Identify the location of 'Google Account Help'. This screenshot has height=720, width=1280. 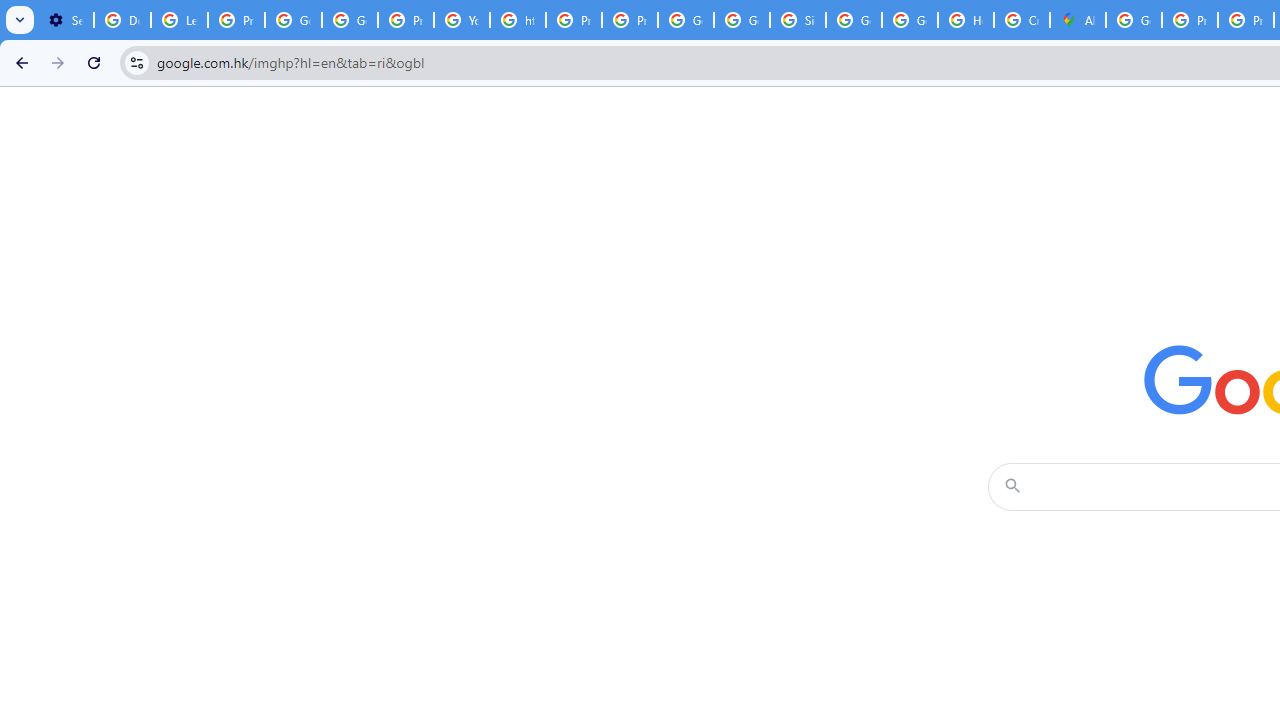
(292, 20).